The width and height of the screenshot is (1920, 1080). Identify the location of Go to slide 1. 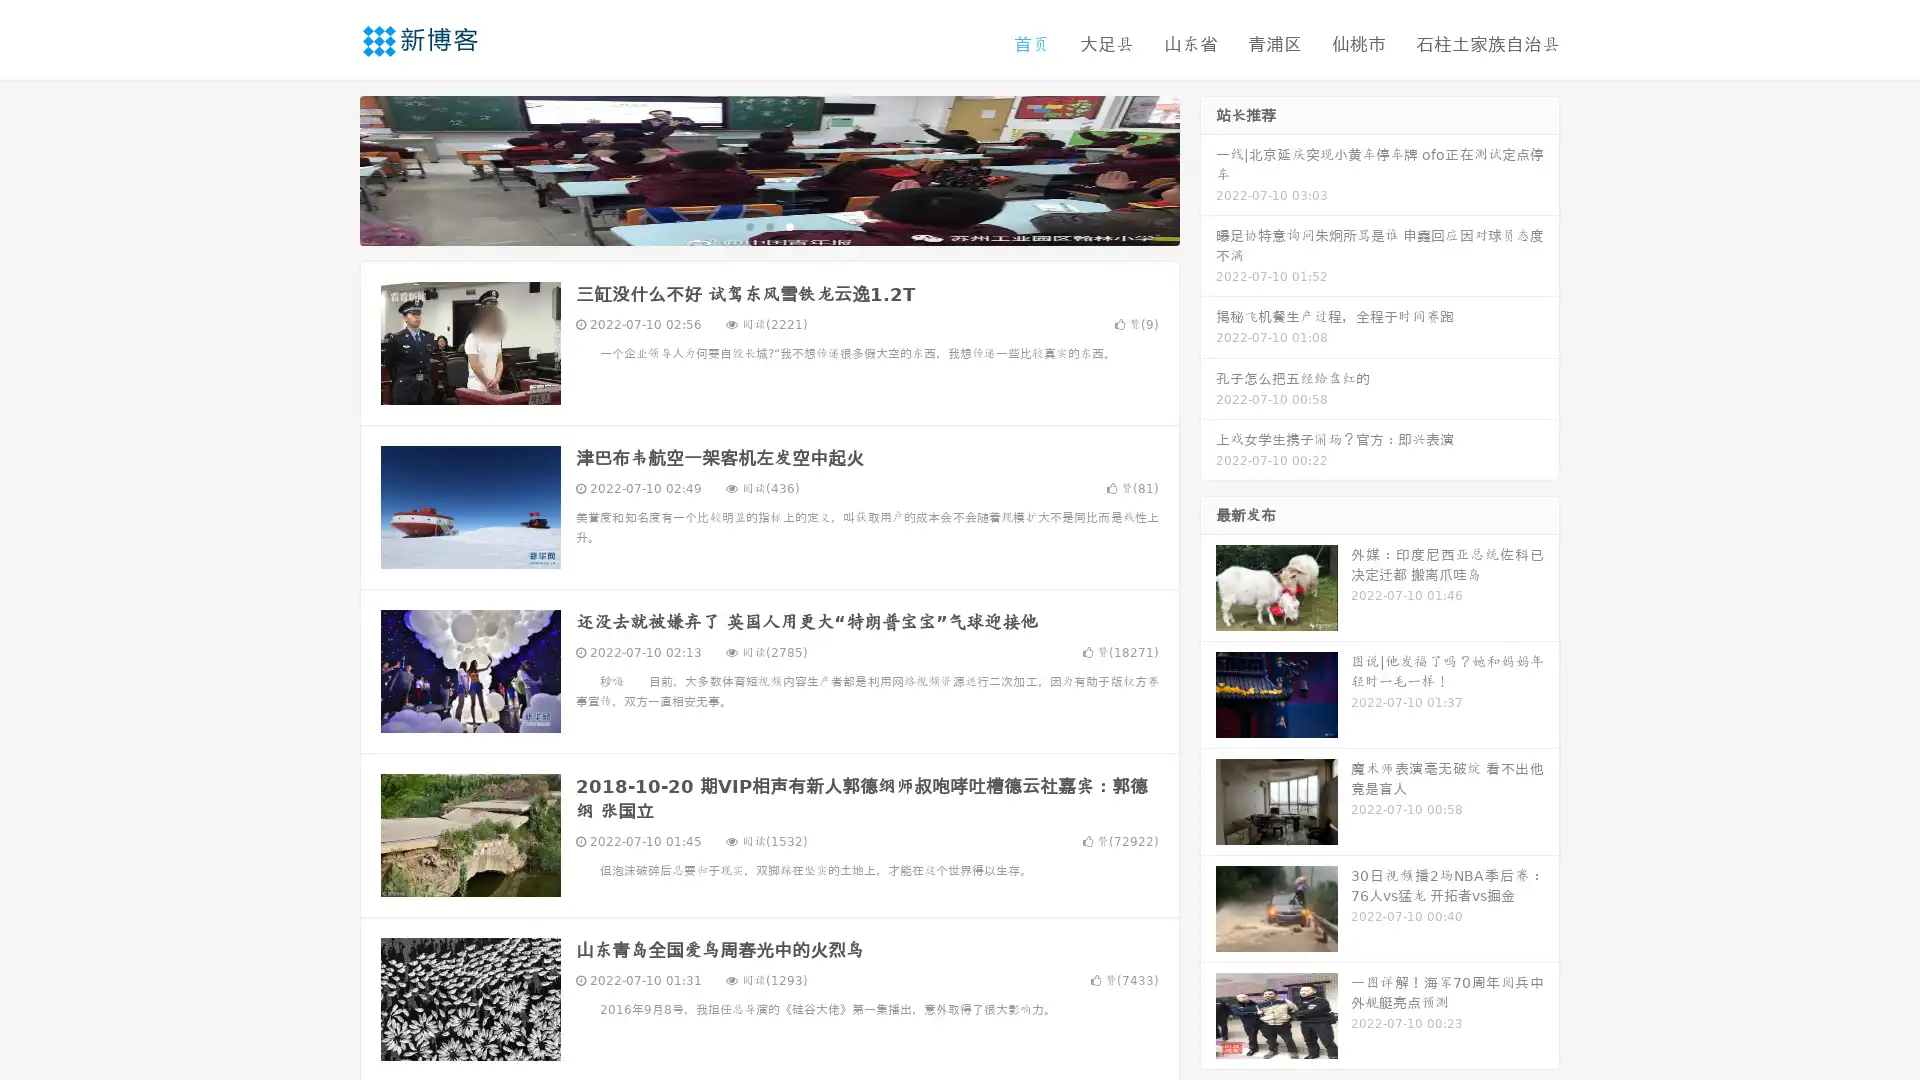
(748, 225).